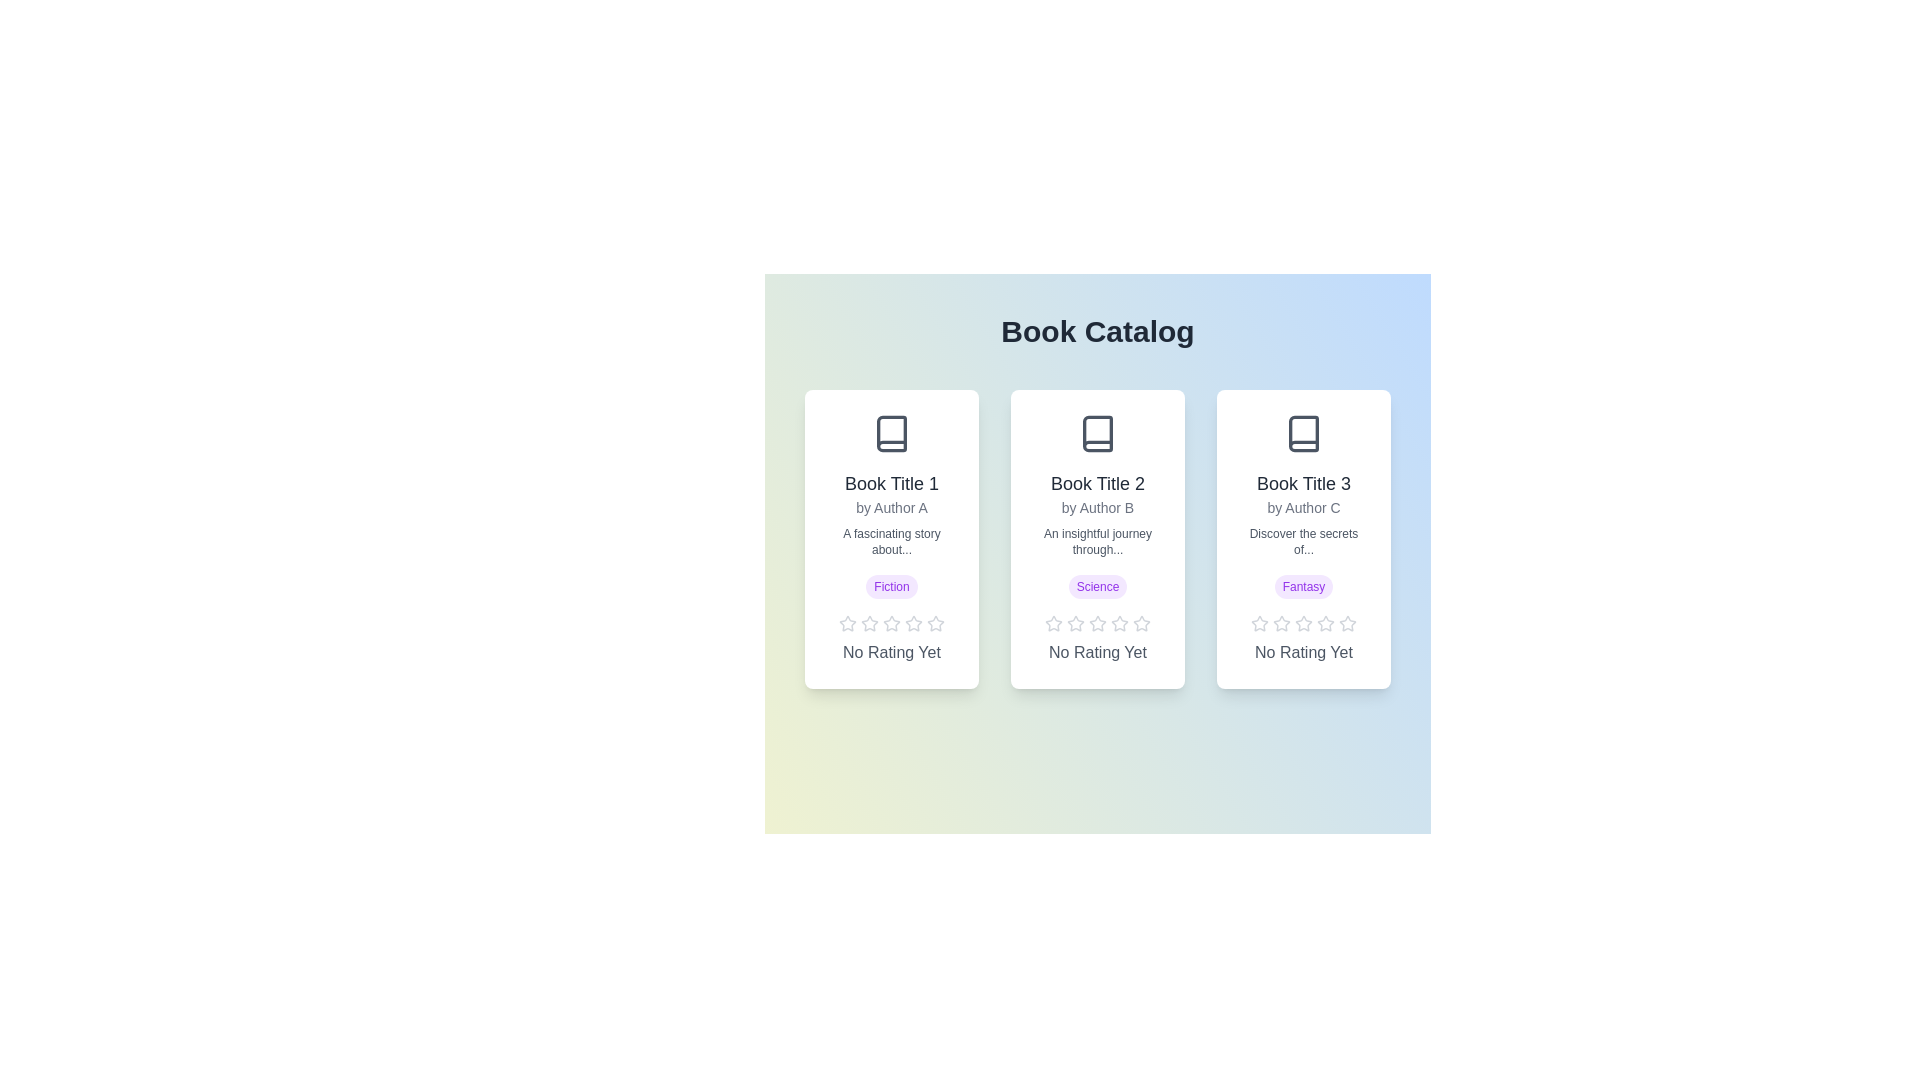  Describe the element at coordinates (1304, 652) in the screenshot. I see `the current rating of the book titled Book Title 3` at that location.